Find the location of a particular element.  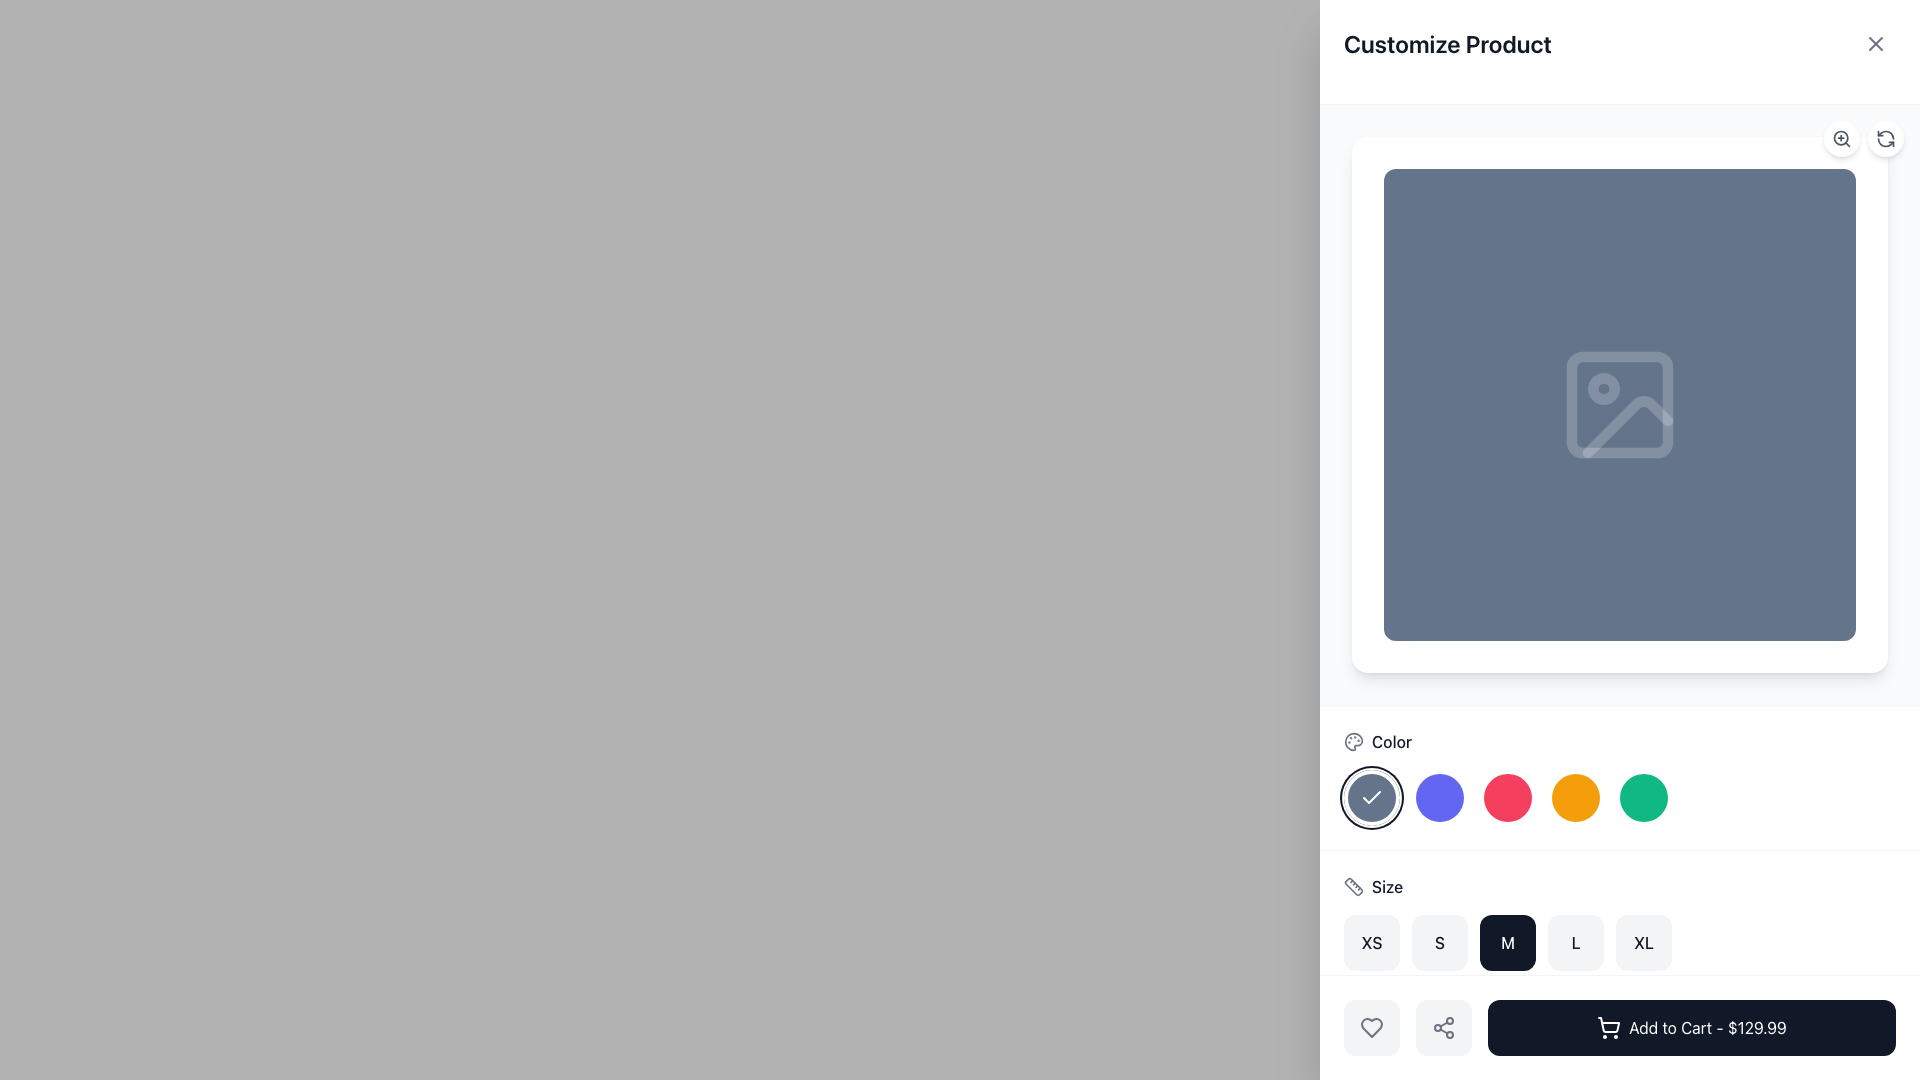

the circular refresh button located in the top-right corner of the 'Customize Product' modal to refresh or reload the content is located at coordinates (1885, 137).